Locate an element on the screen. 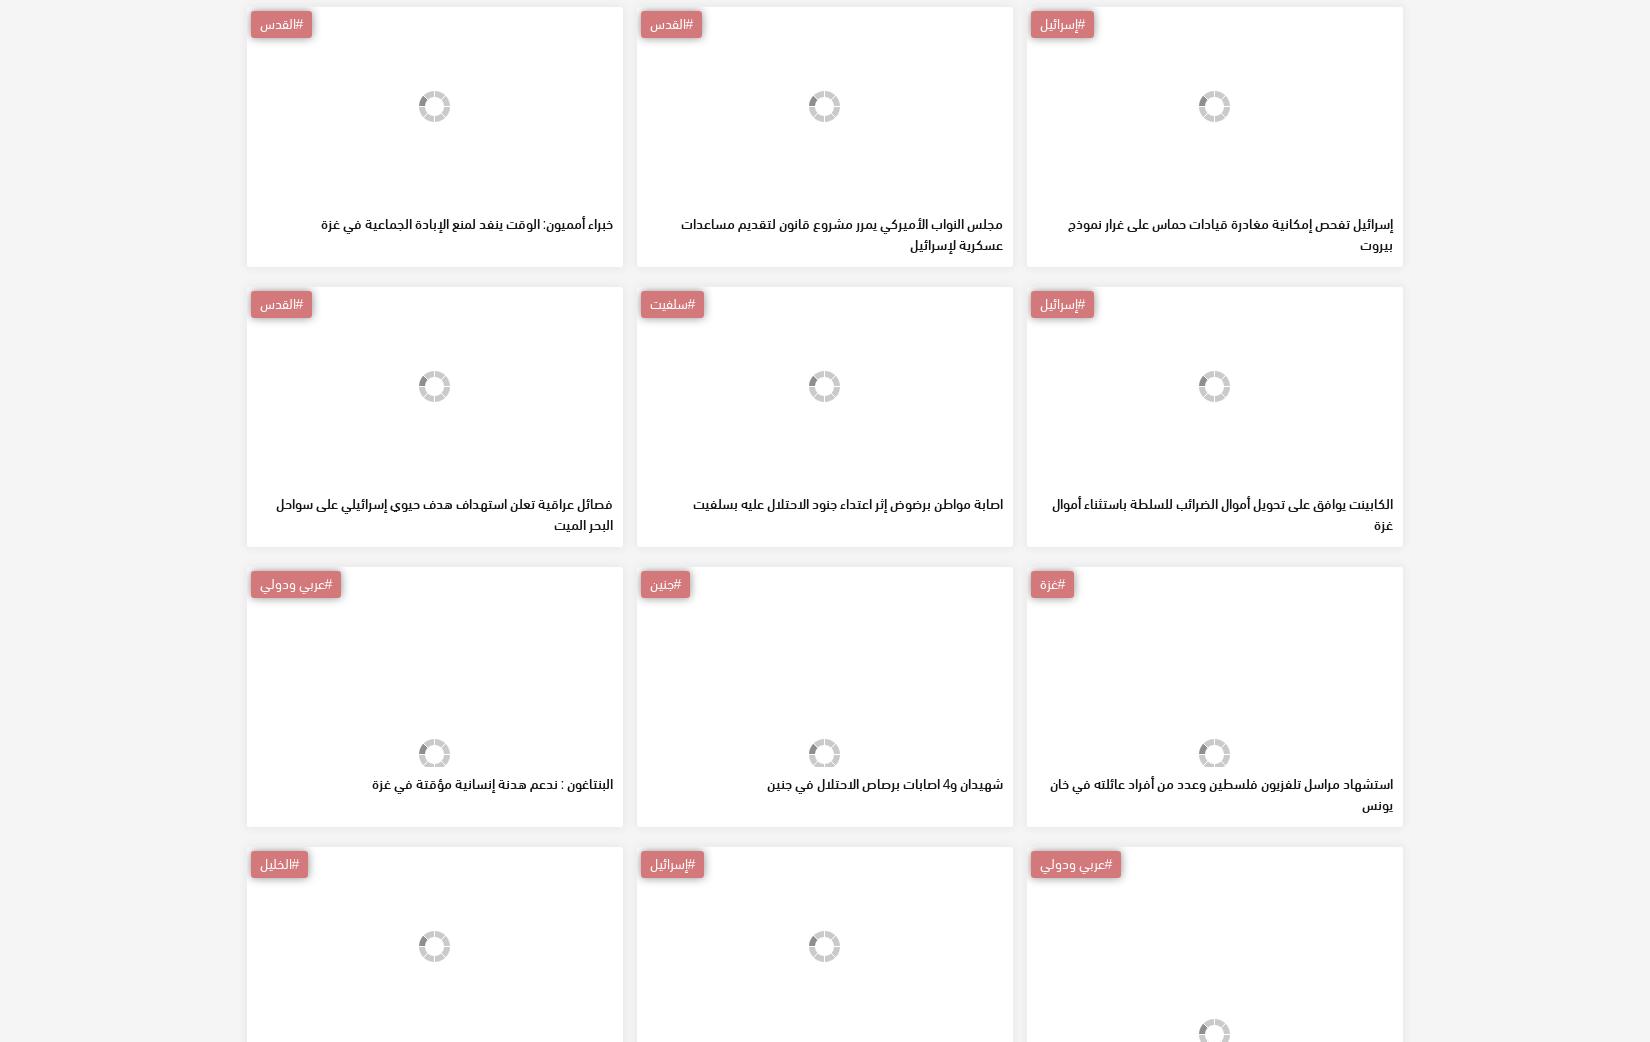  '#جنين' is located at coordinates (663, 726).